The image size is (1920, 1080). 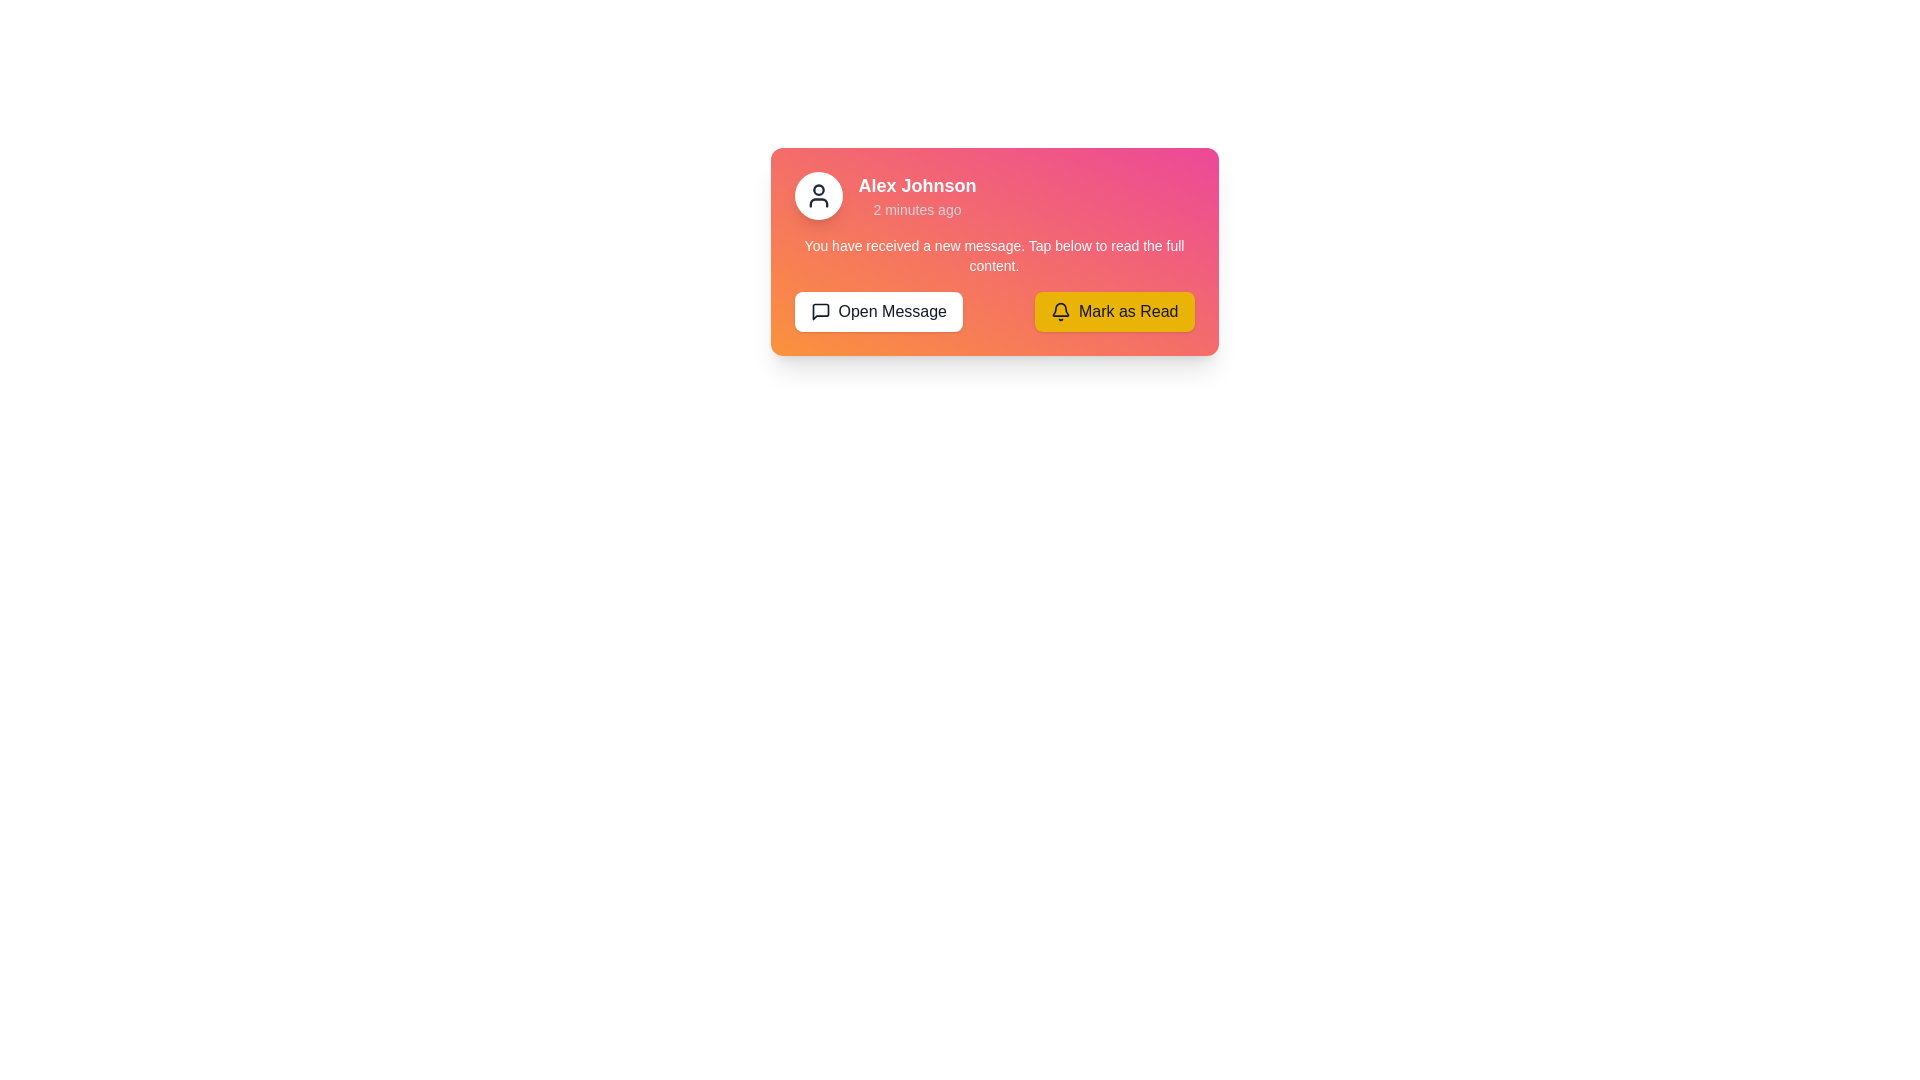 I want to click on the square-shaped speech bubble icon representing a message or comment, located to the left of the text inside the 'Open Message' button, so click(x=820, y=312).